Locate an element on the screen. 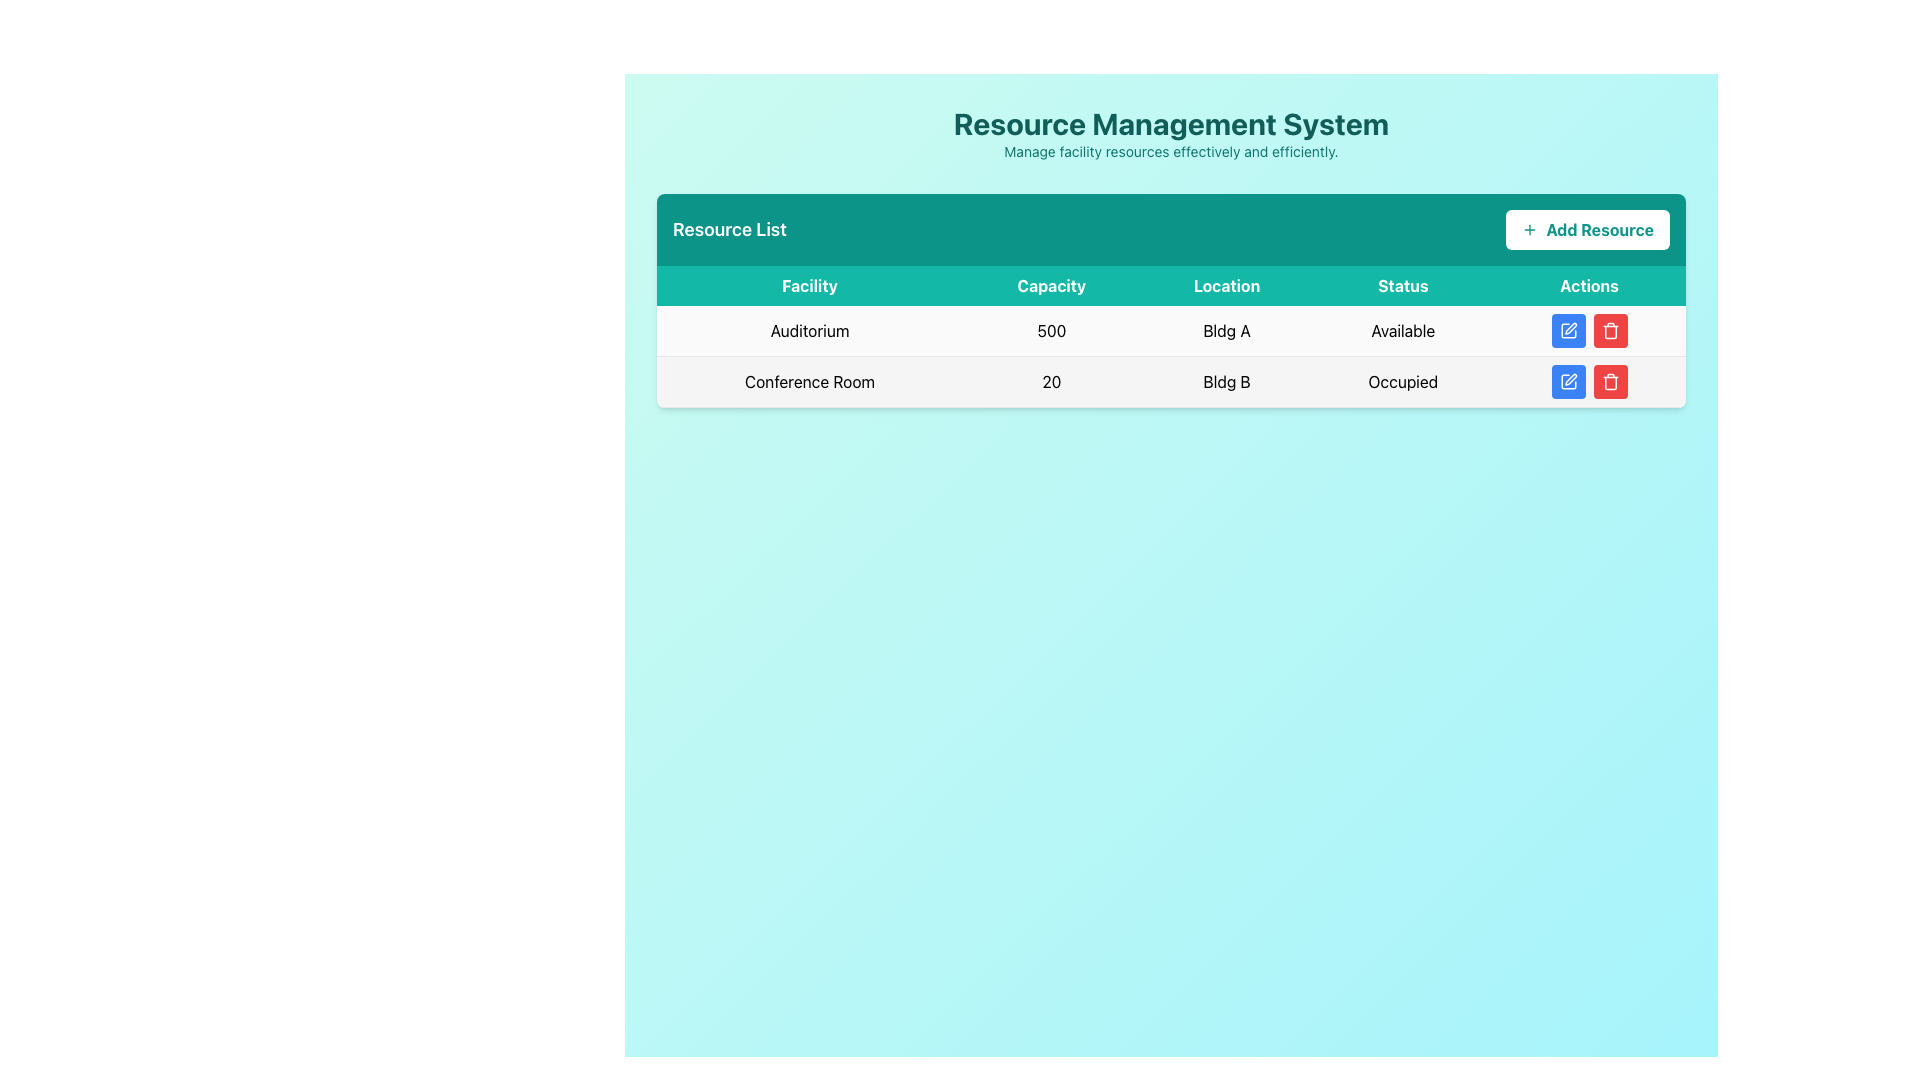 This screenshot has width=1920, height=1080. the text display element labeled 'Conference Room' located in the 'Facility' column of the table under the 'Resource List' section is located at coordinates (810, 381).